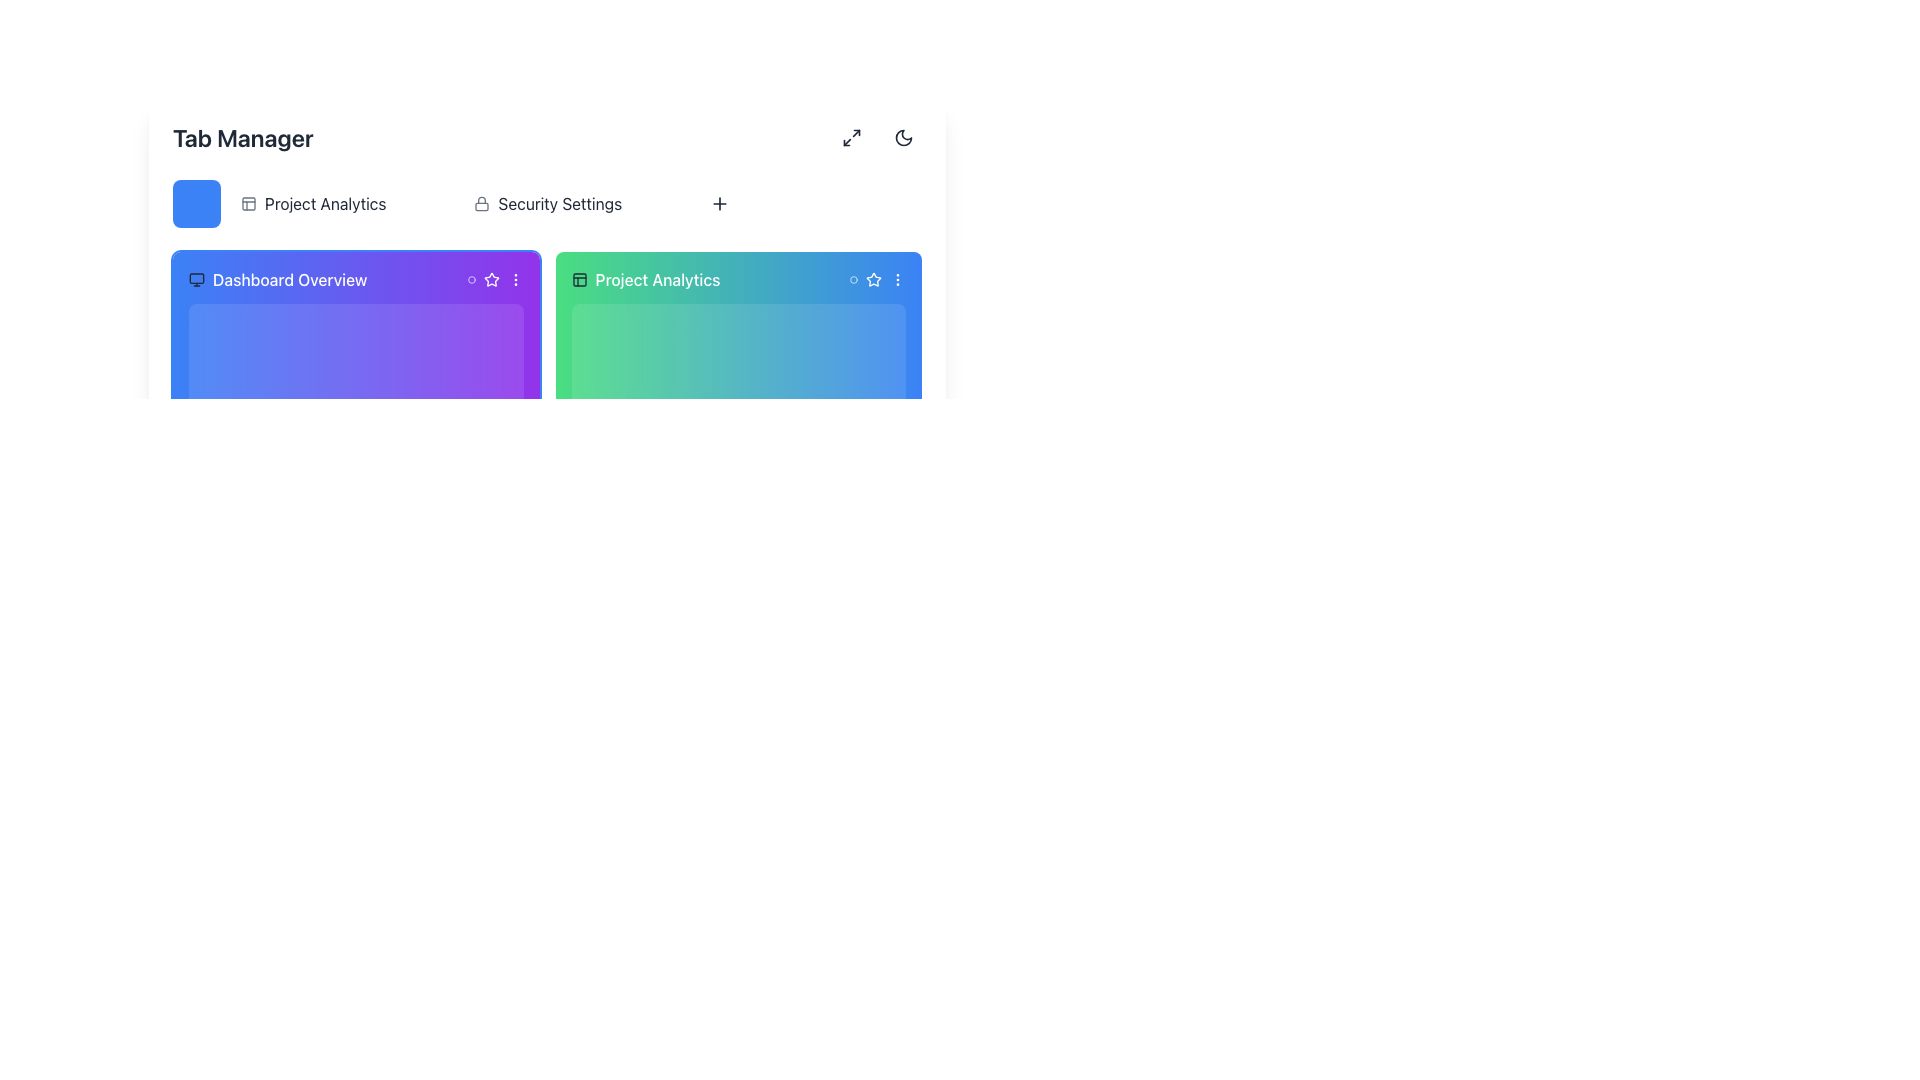  I want to click on the rectangular card component labeled 'Project Analytics' with a gradient background transitioning from green to blue, positioned as the second card in the grid layout, so click(737, 349).